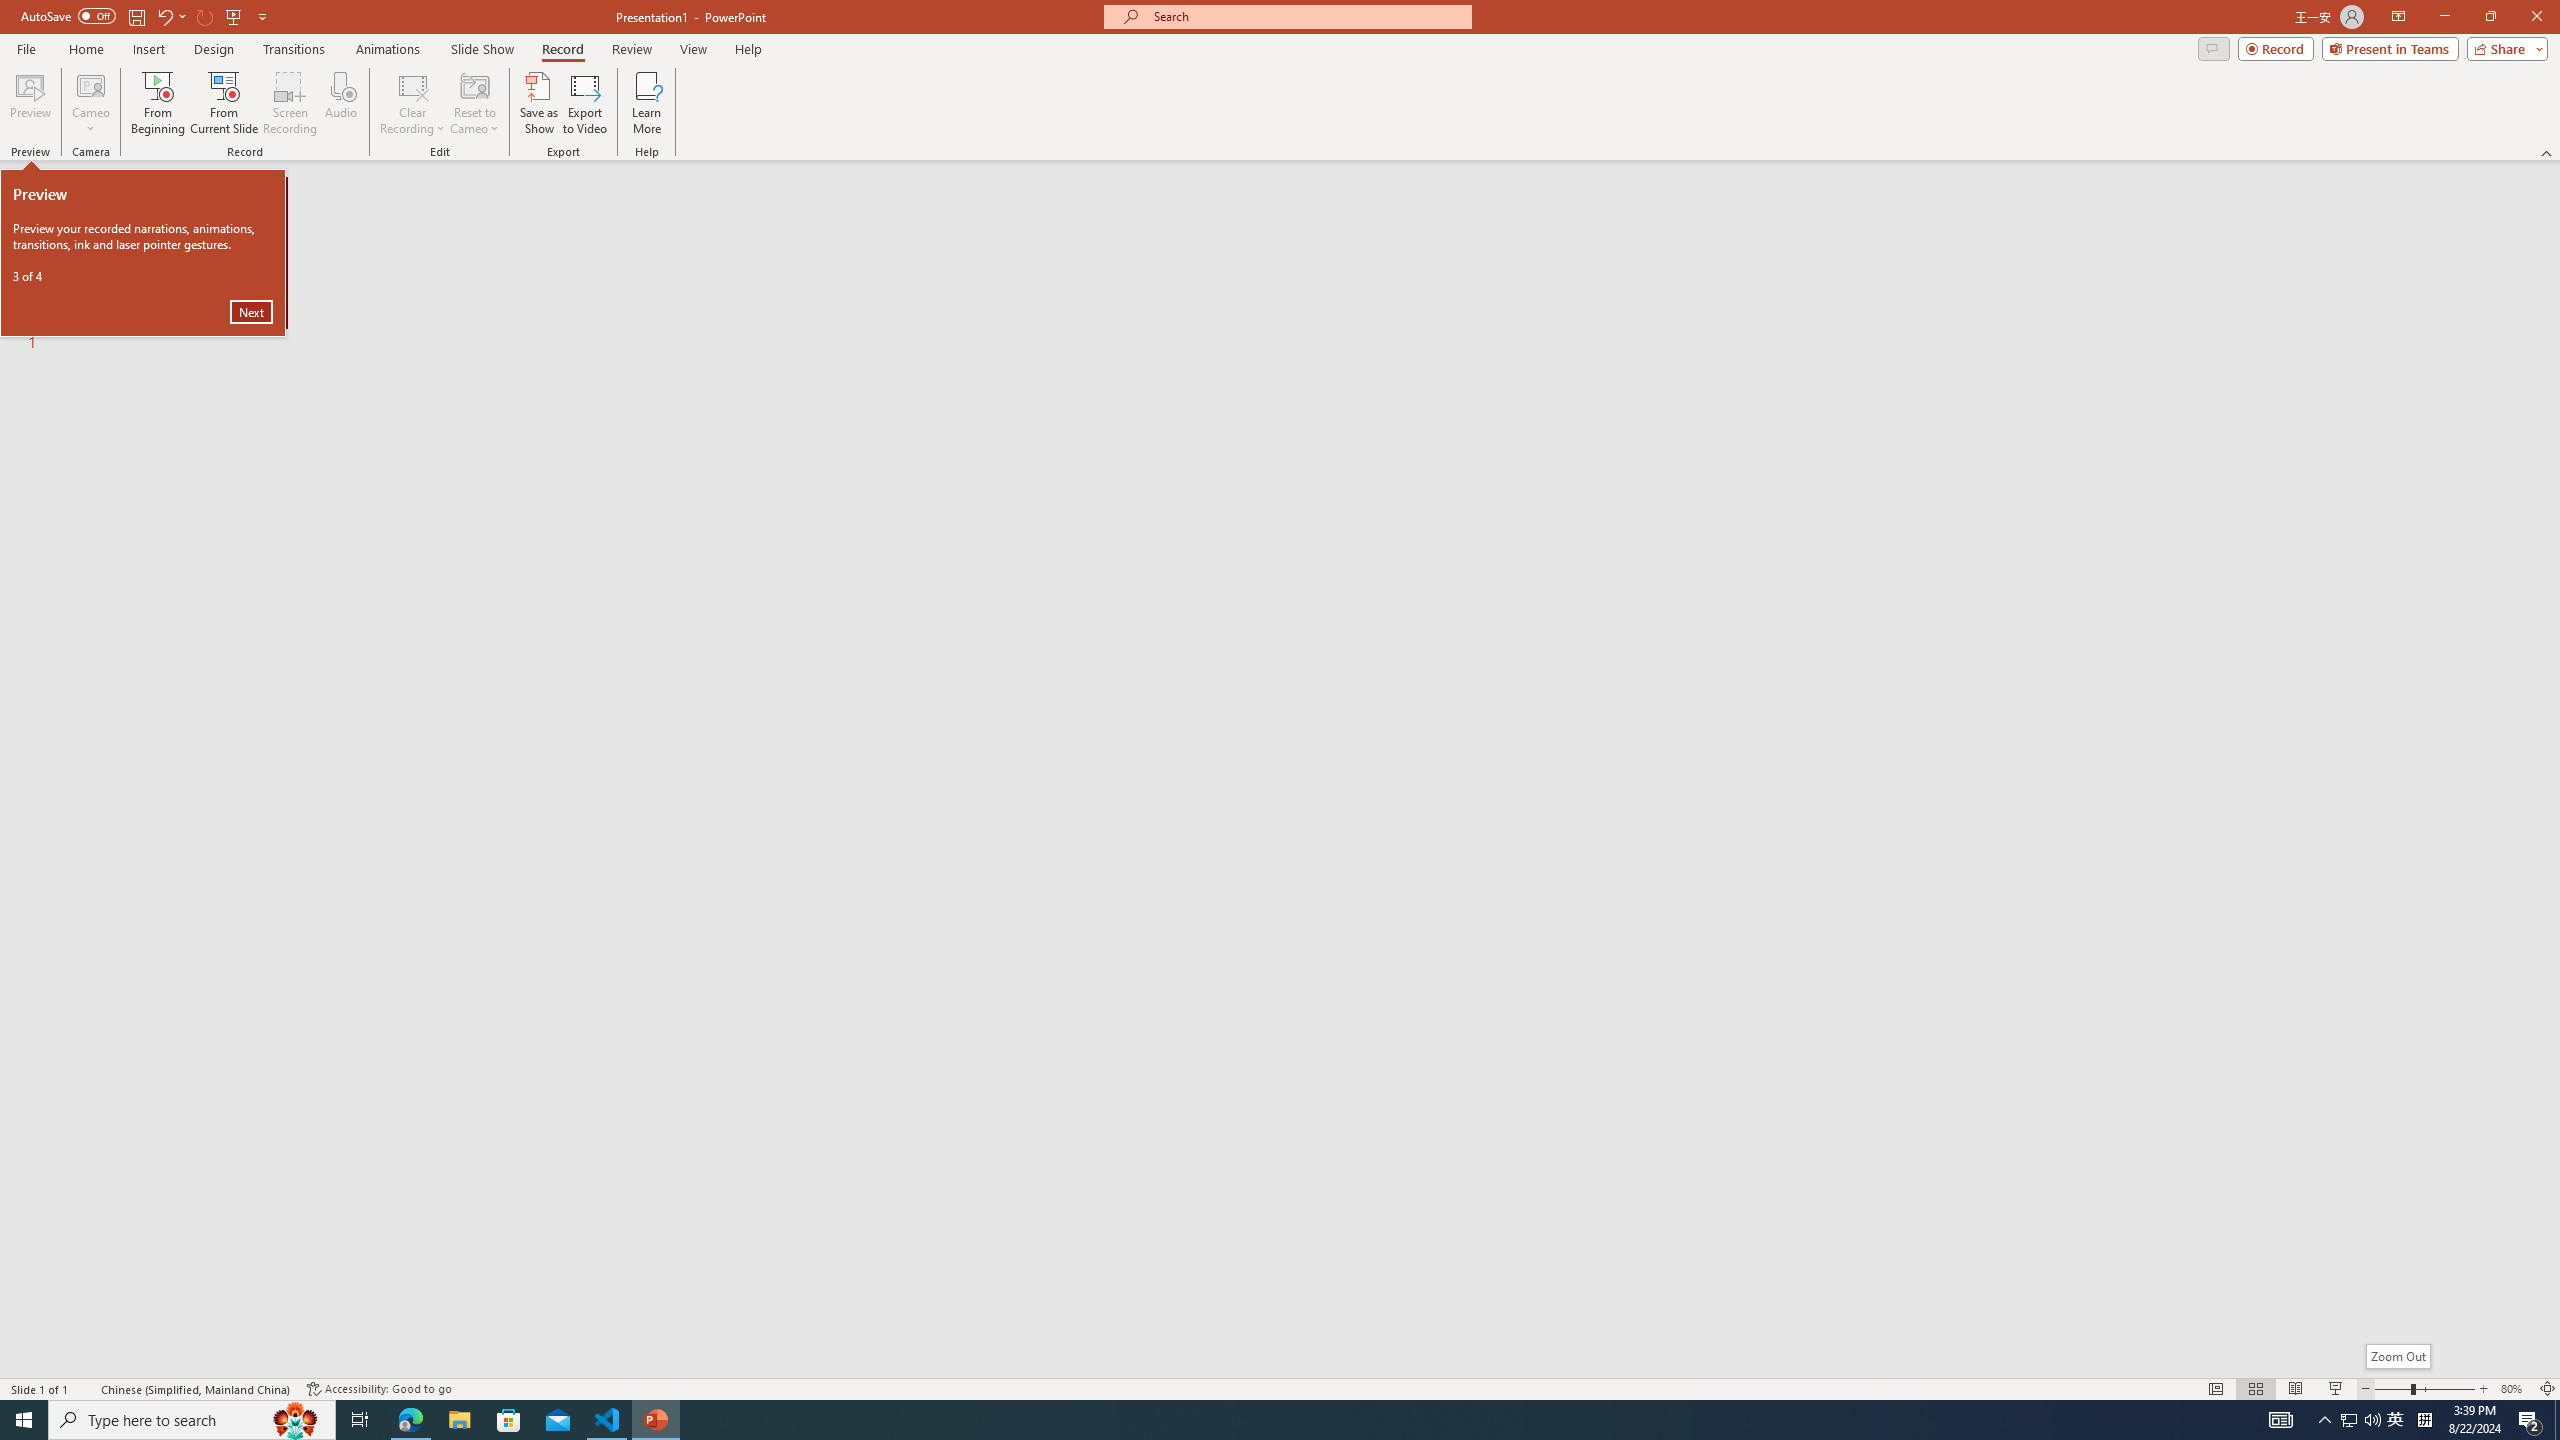  Describe the element at coordinates (412, 103) in the screenshot. I see `'Clear Recording'` at that location.